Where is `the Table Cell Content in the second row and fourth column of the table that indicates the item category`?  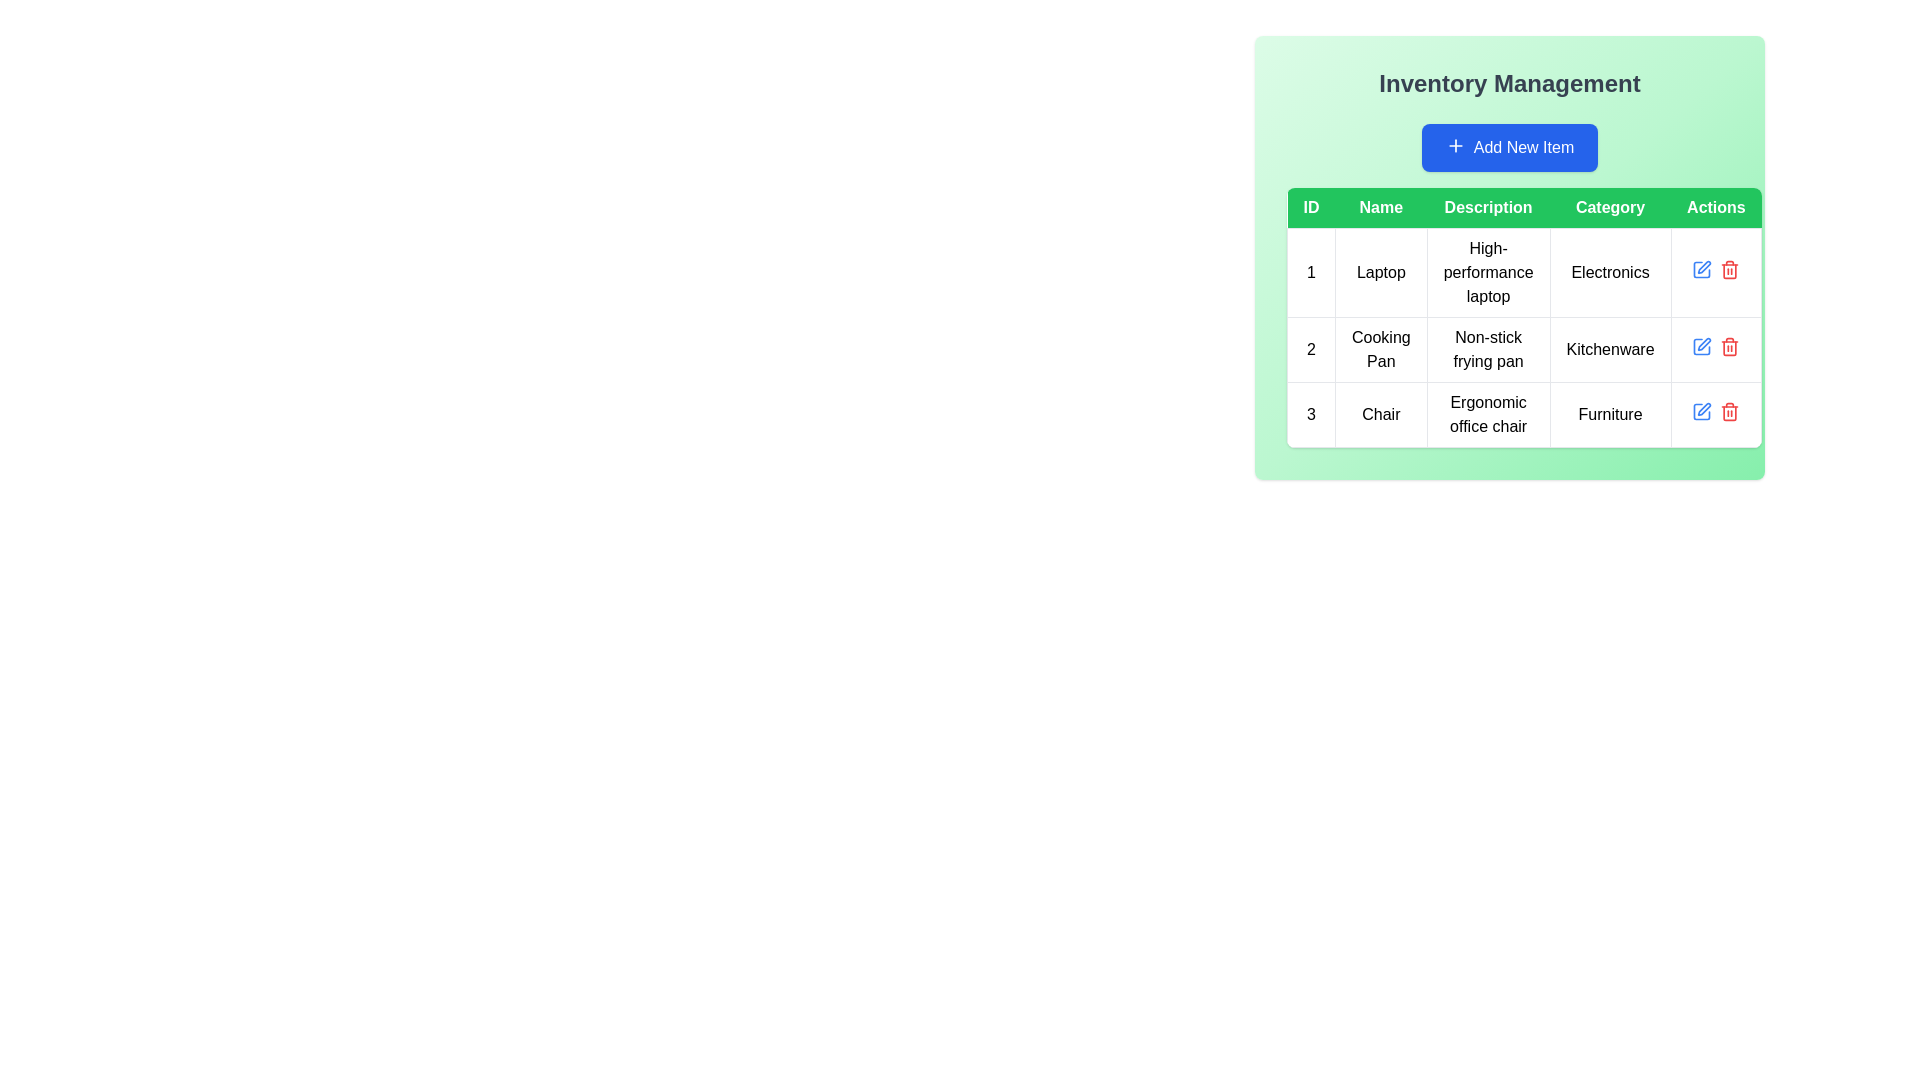
the Table Cell Content in the second row and fourth column of the table that indicates the item category is located at coordinates (1610, 349).